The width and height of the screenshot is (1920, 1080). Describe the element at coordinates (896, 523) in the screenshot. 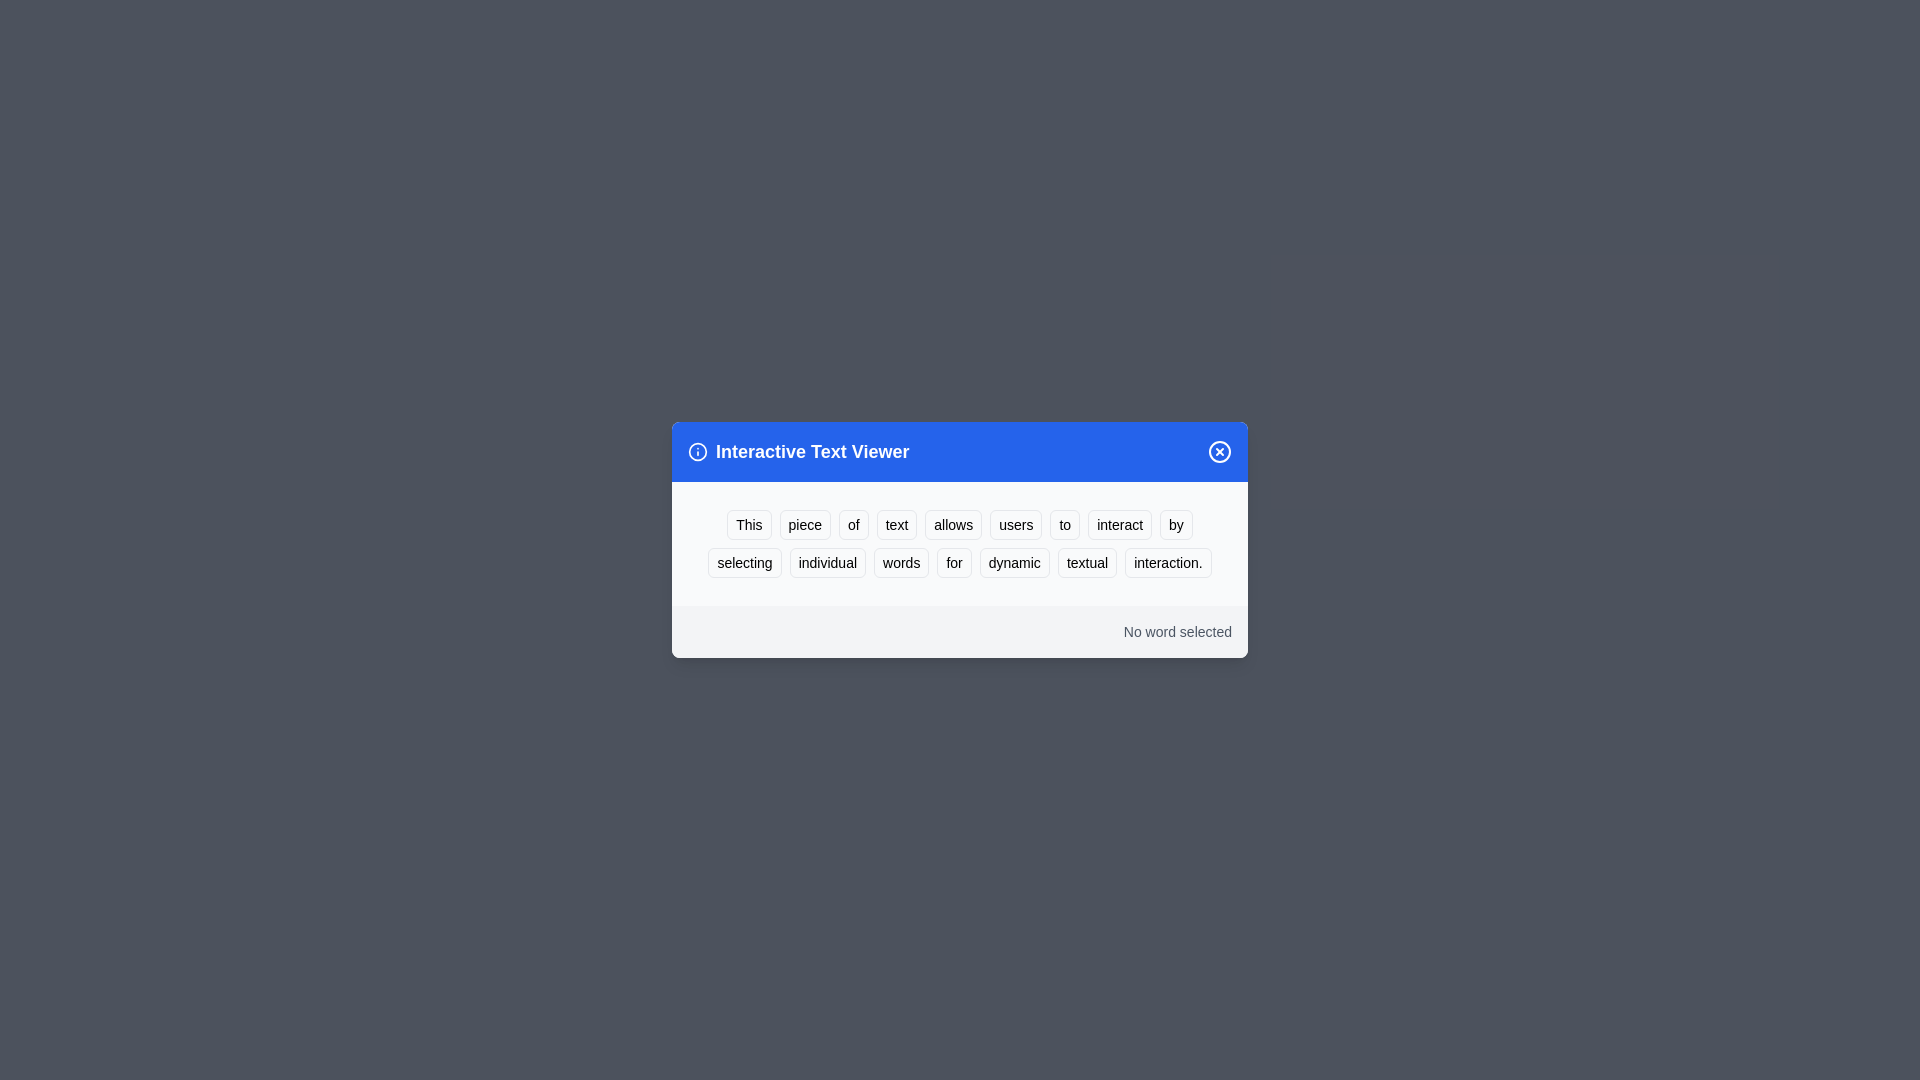

I see `the word 'text' to highlight it` at that location.